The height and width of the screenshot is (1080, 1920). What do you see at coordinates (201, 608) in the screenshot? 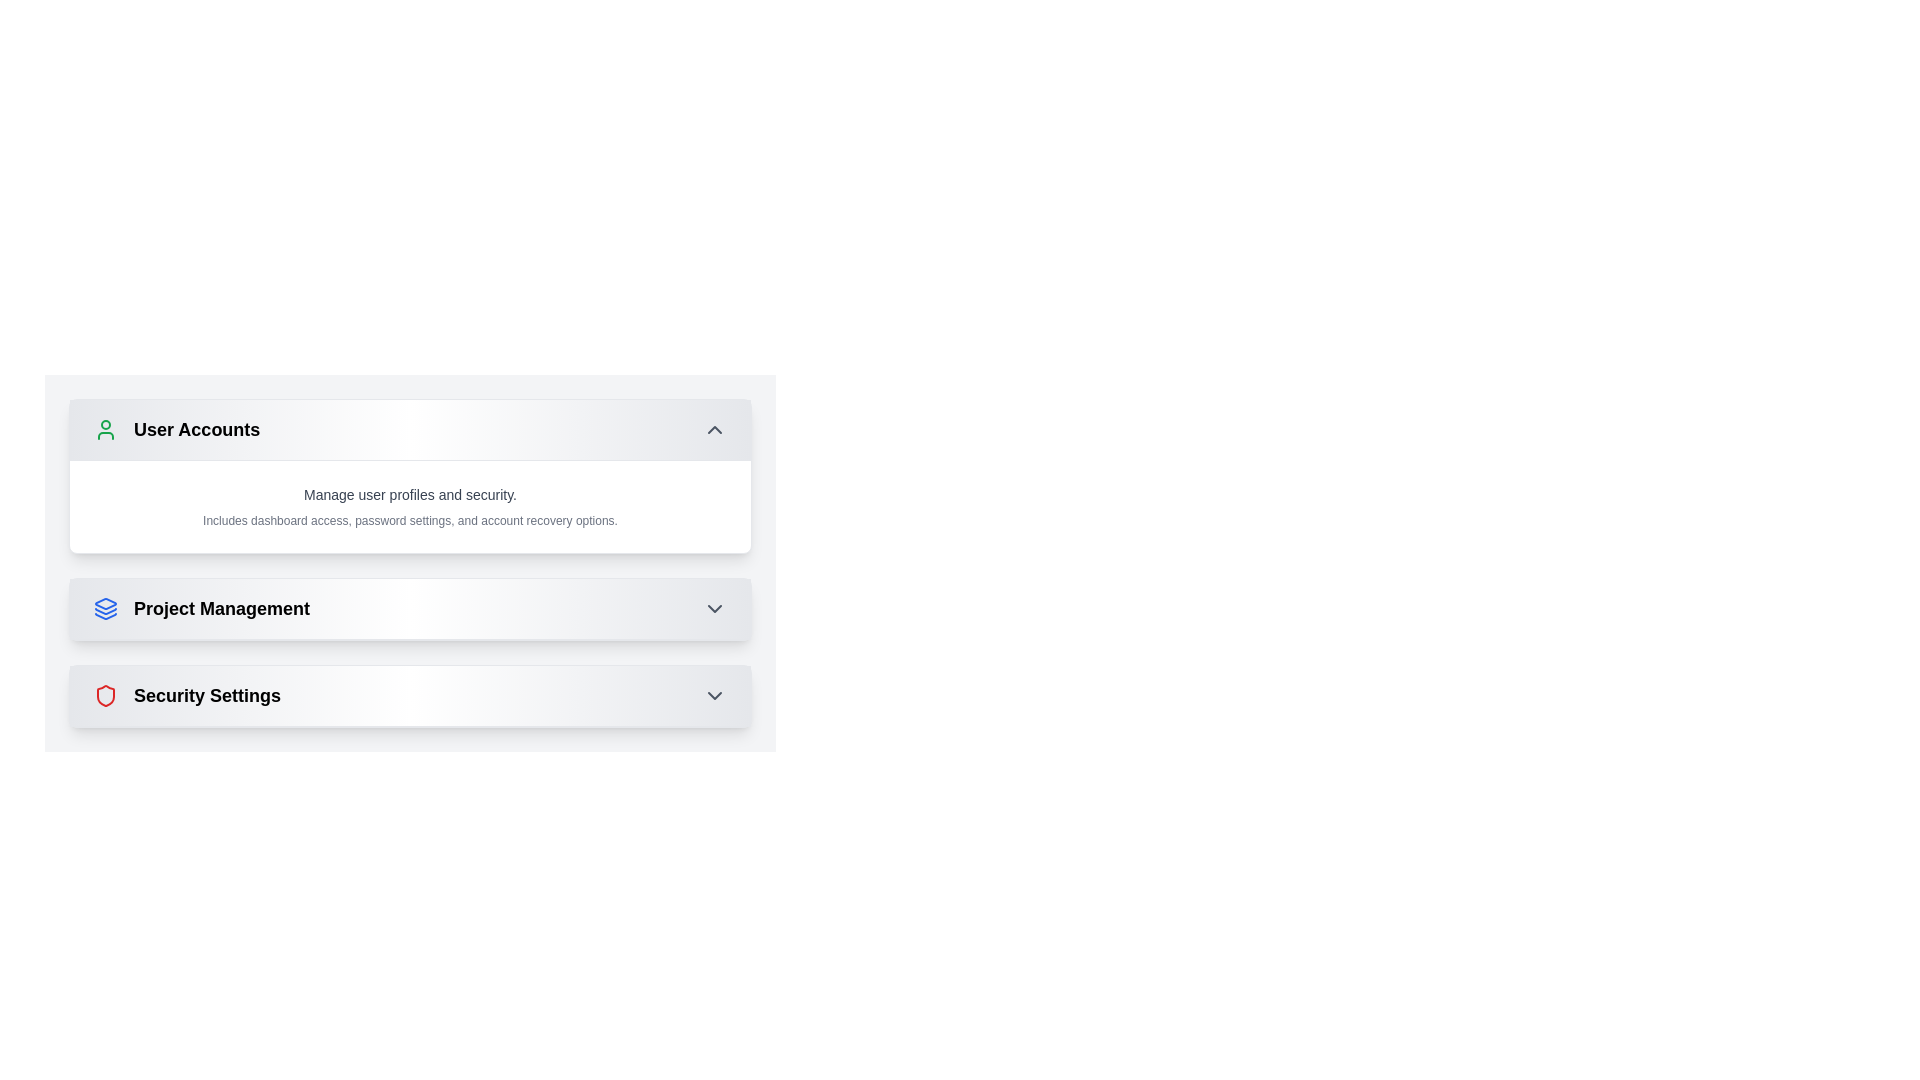
I see `text of the bold label 'Project Management' which is styled with a larger font size and black color, located in the middle of the vertical list of sections` at bounding box center [201, 608].